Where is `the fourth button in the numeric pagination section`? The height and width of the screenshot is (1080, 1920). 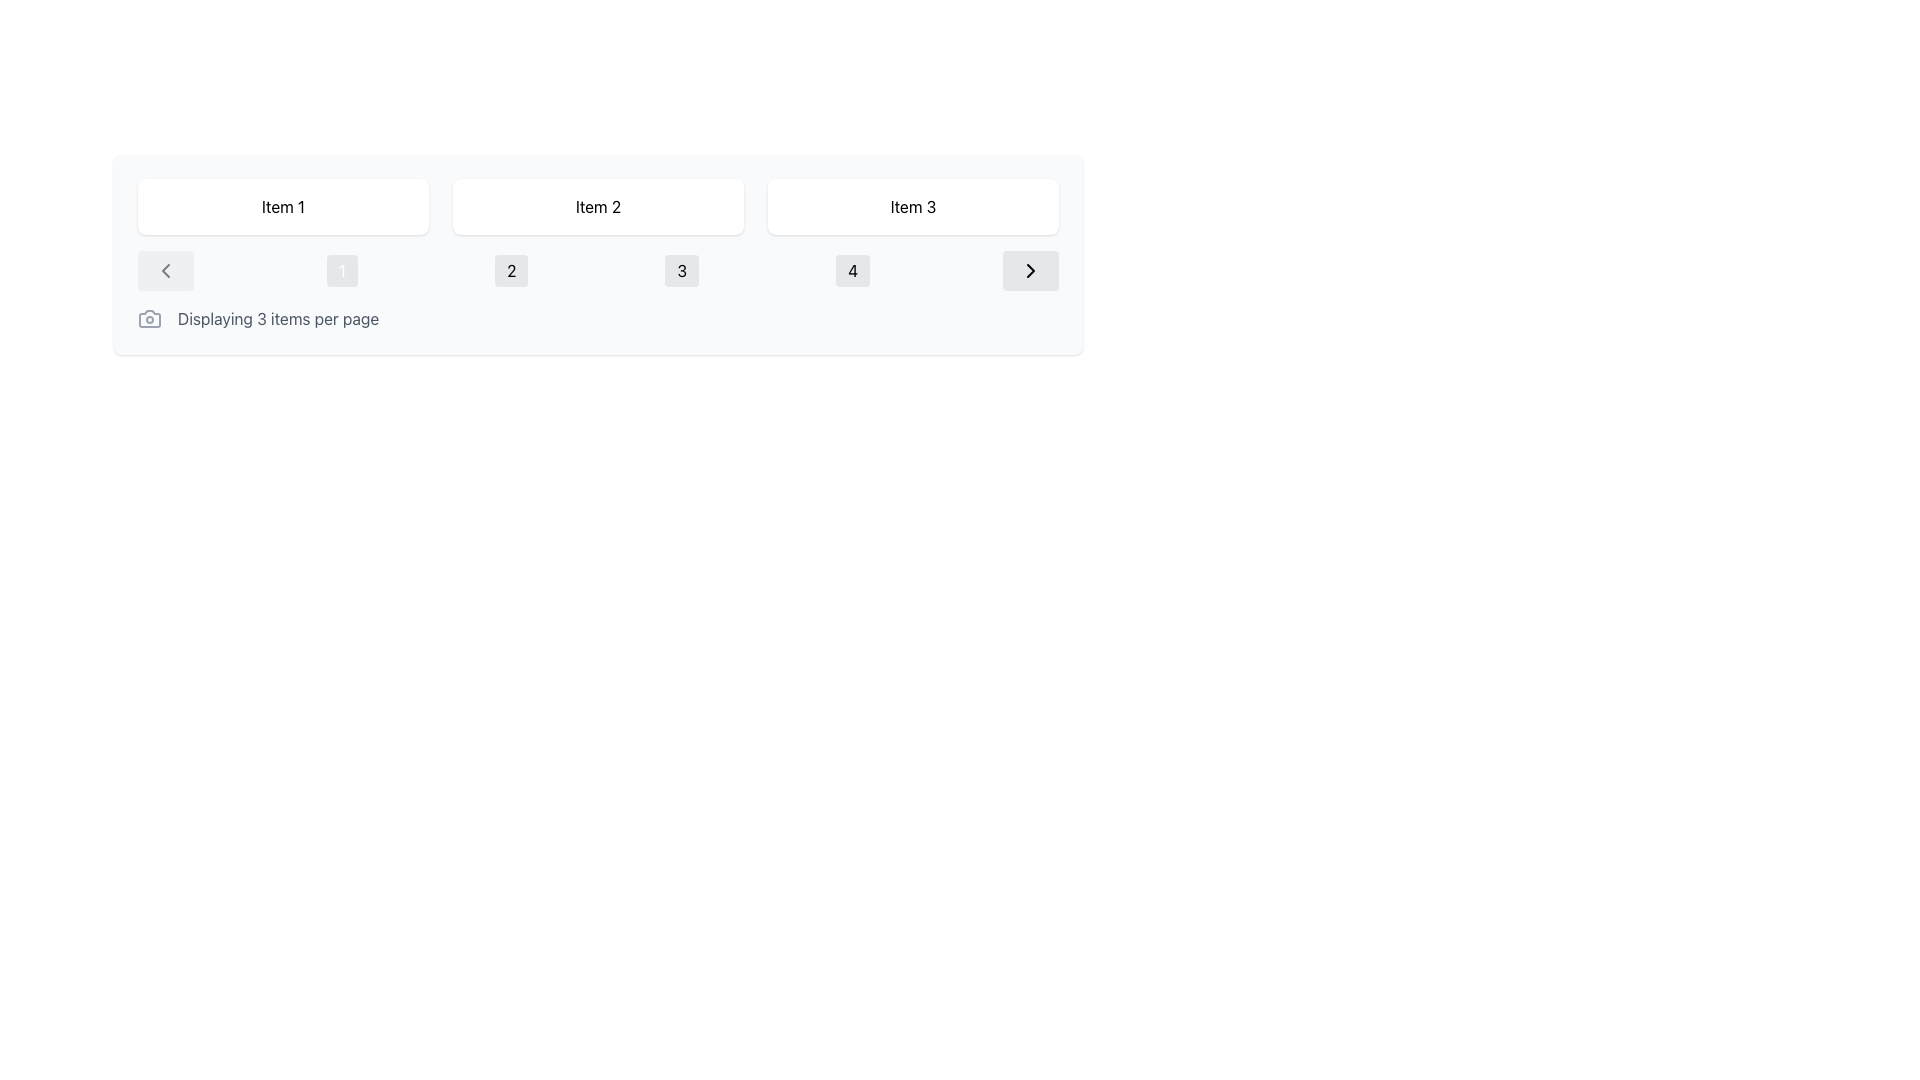
the fourth button in the numeric pagination section is located at coordinates (853, 270).